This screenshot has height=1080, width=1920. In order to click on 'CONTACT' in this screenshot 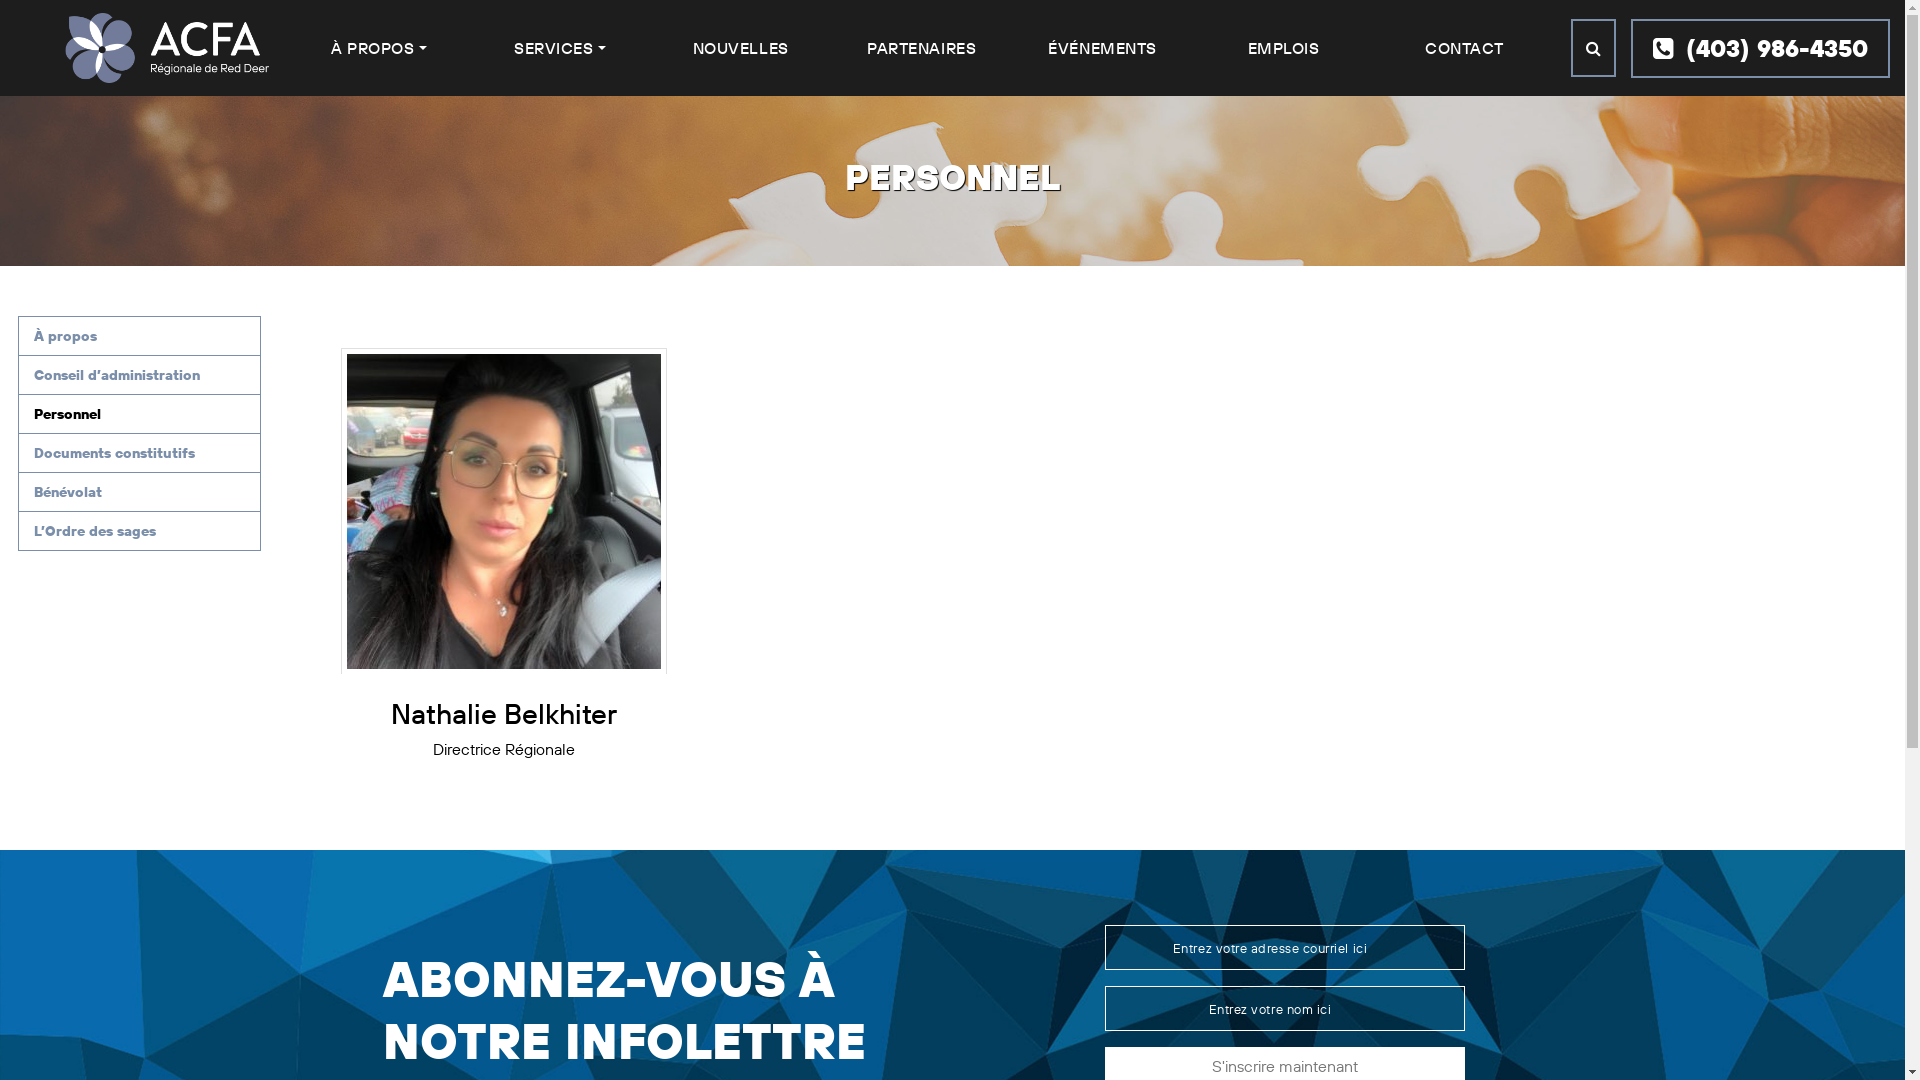, I will do `click(1464, 46)`.